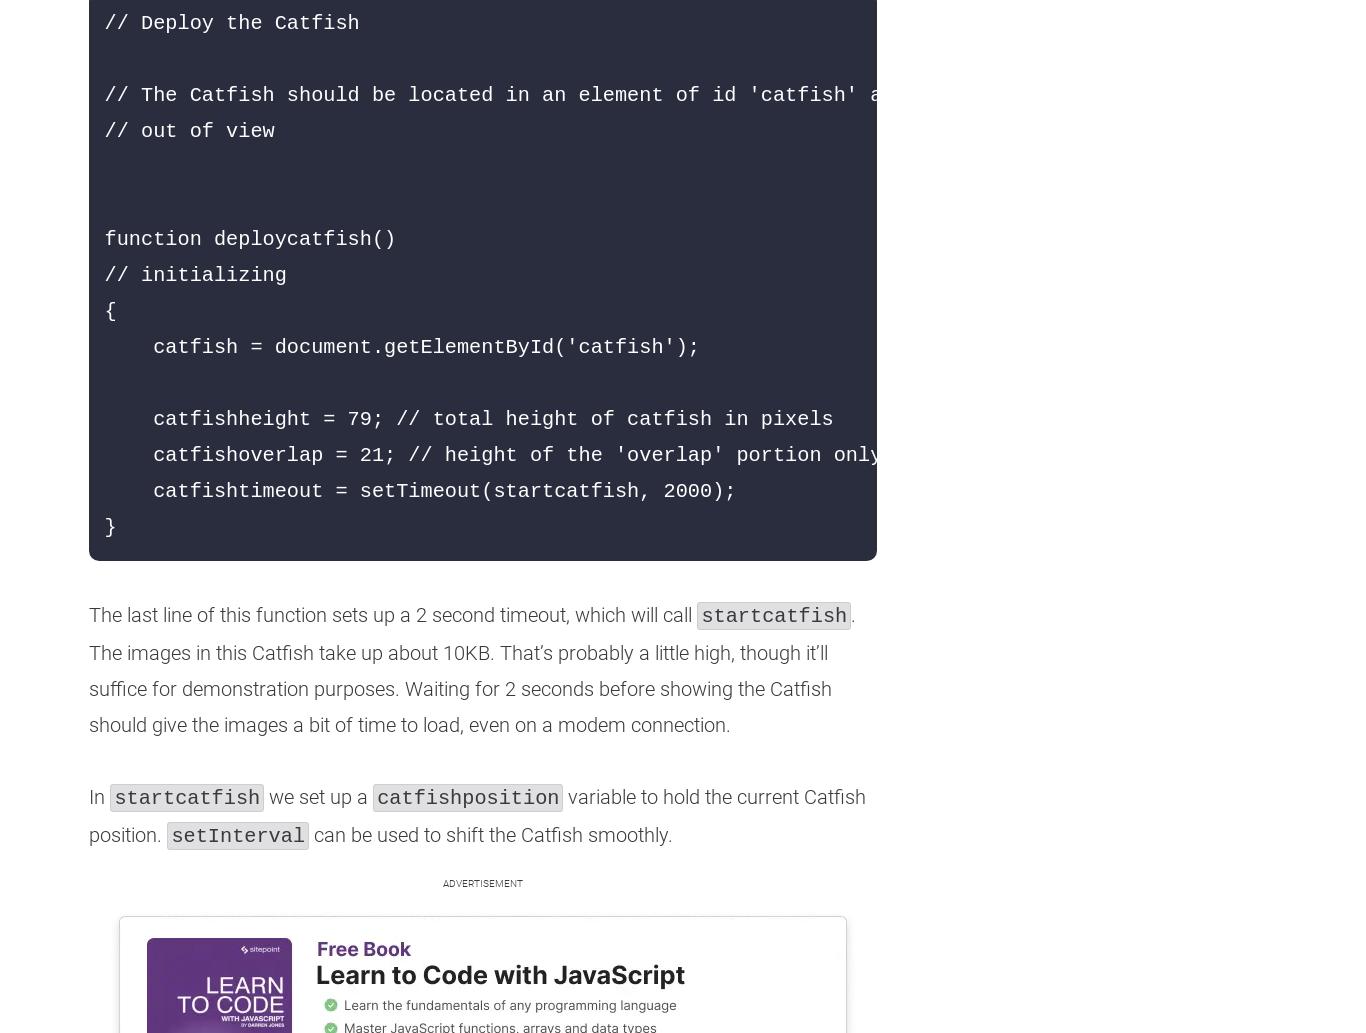 The width and height of the screenshot is (1366, 1033). I want to click on 'setInterval', so click(237, 836).